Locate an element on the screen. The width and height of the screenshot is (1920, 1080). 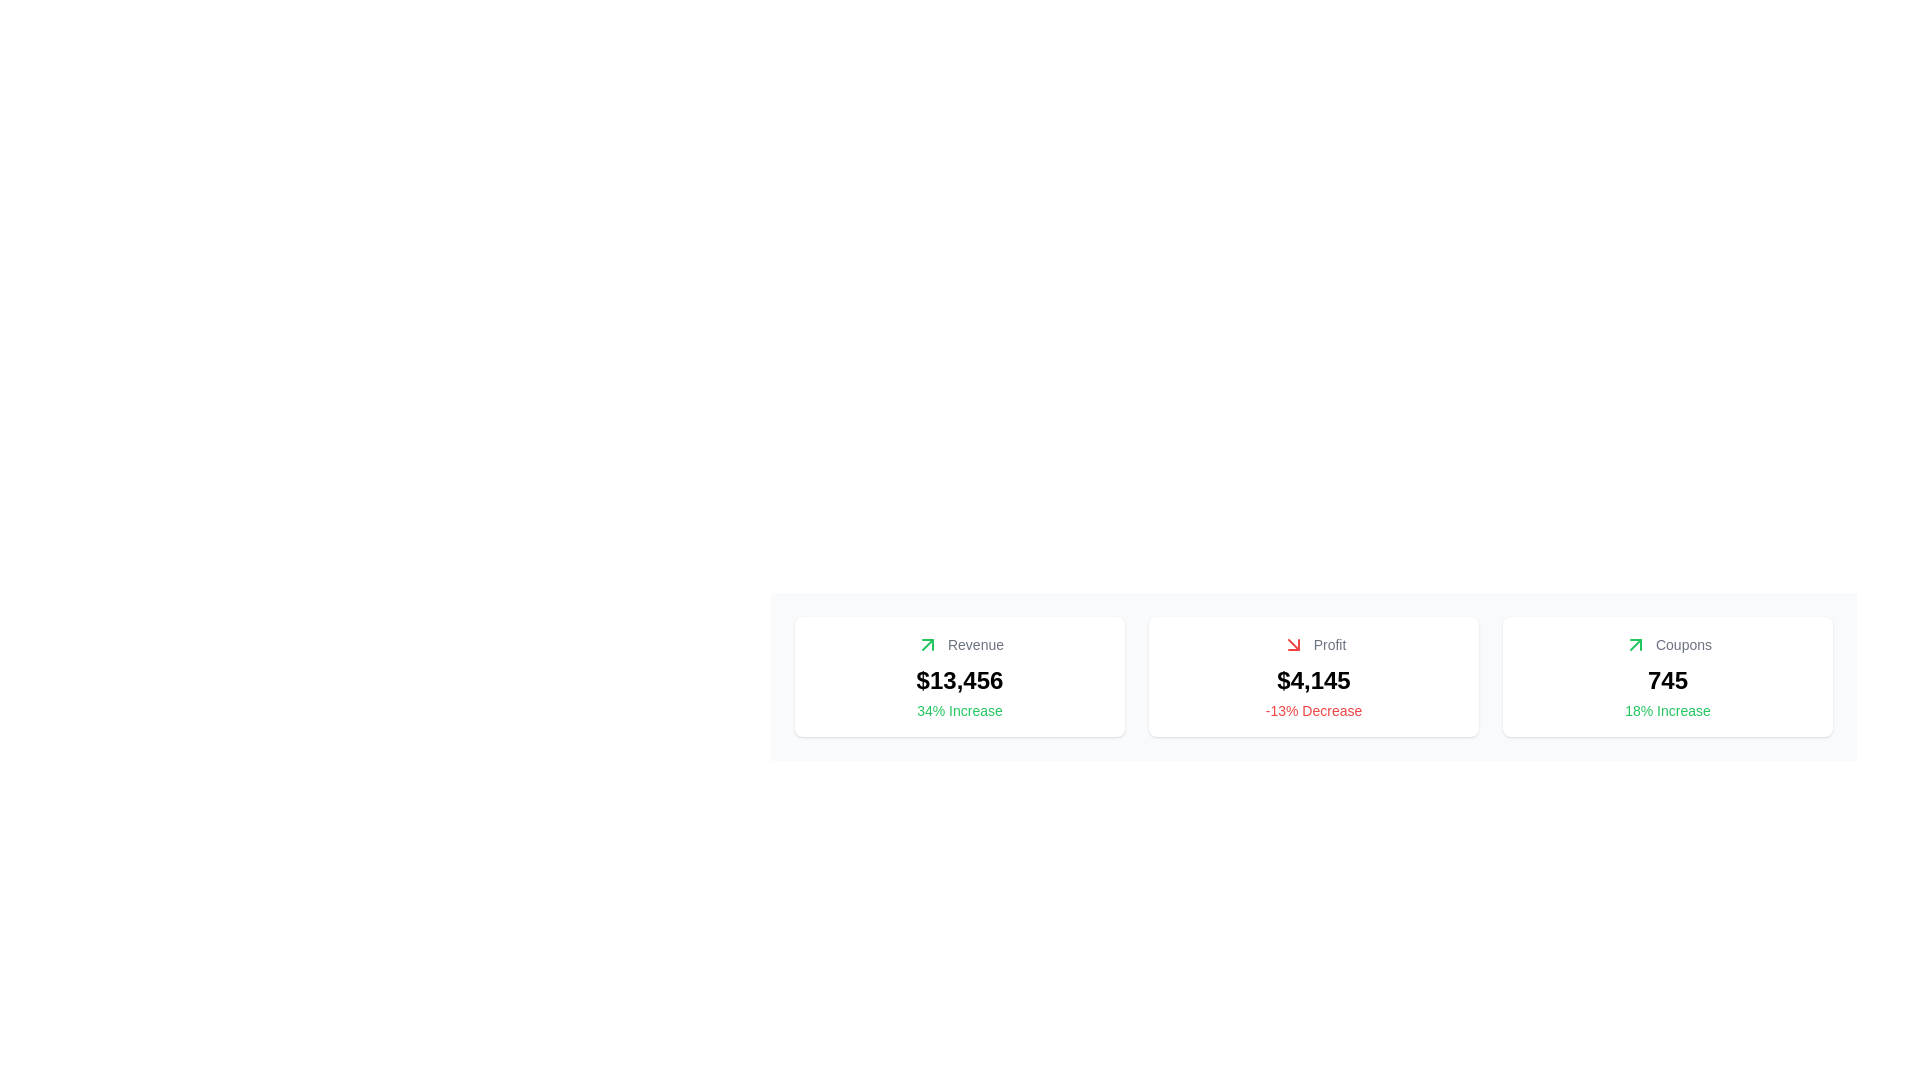
the Information card displaying financial performance data related to profit metrics, positioned in the center column below the heading 'Profit' is located at coordinates (1314, 676).